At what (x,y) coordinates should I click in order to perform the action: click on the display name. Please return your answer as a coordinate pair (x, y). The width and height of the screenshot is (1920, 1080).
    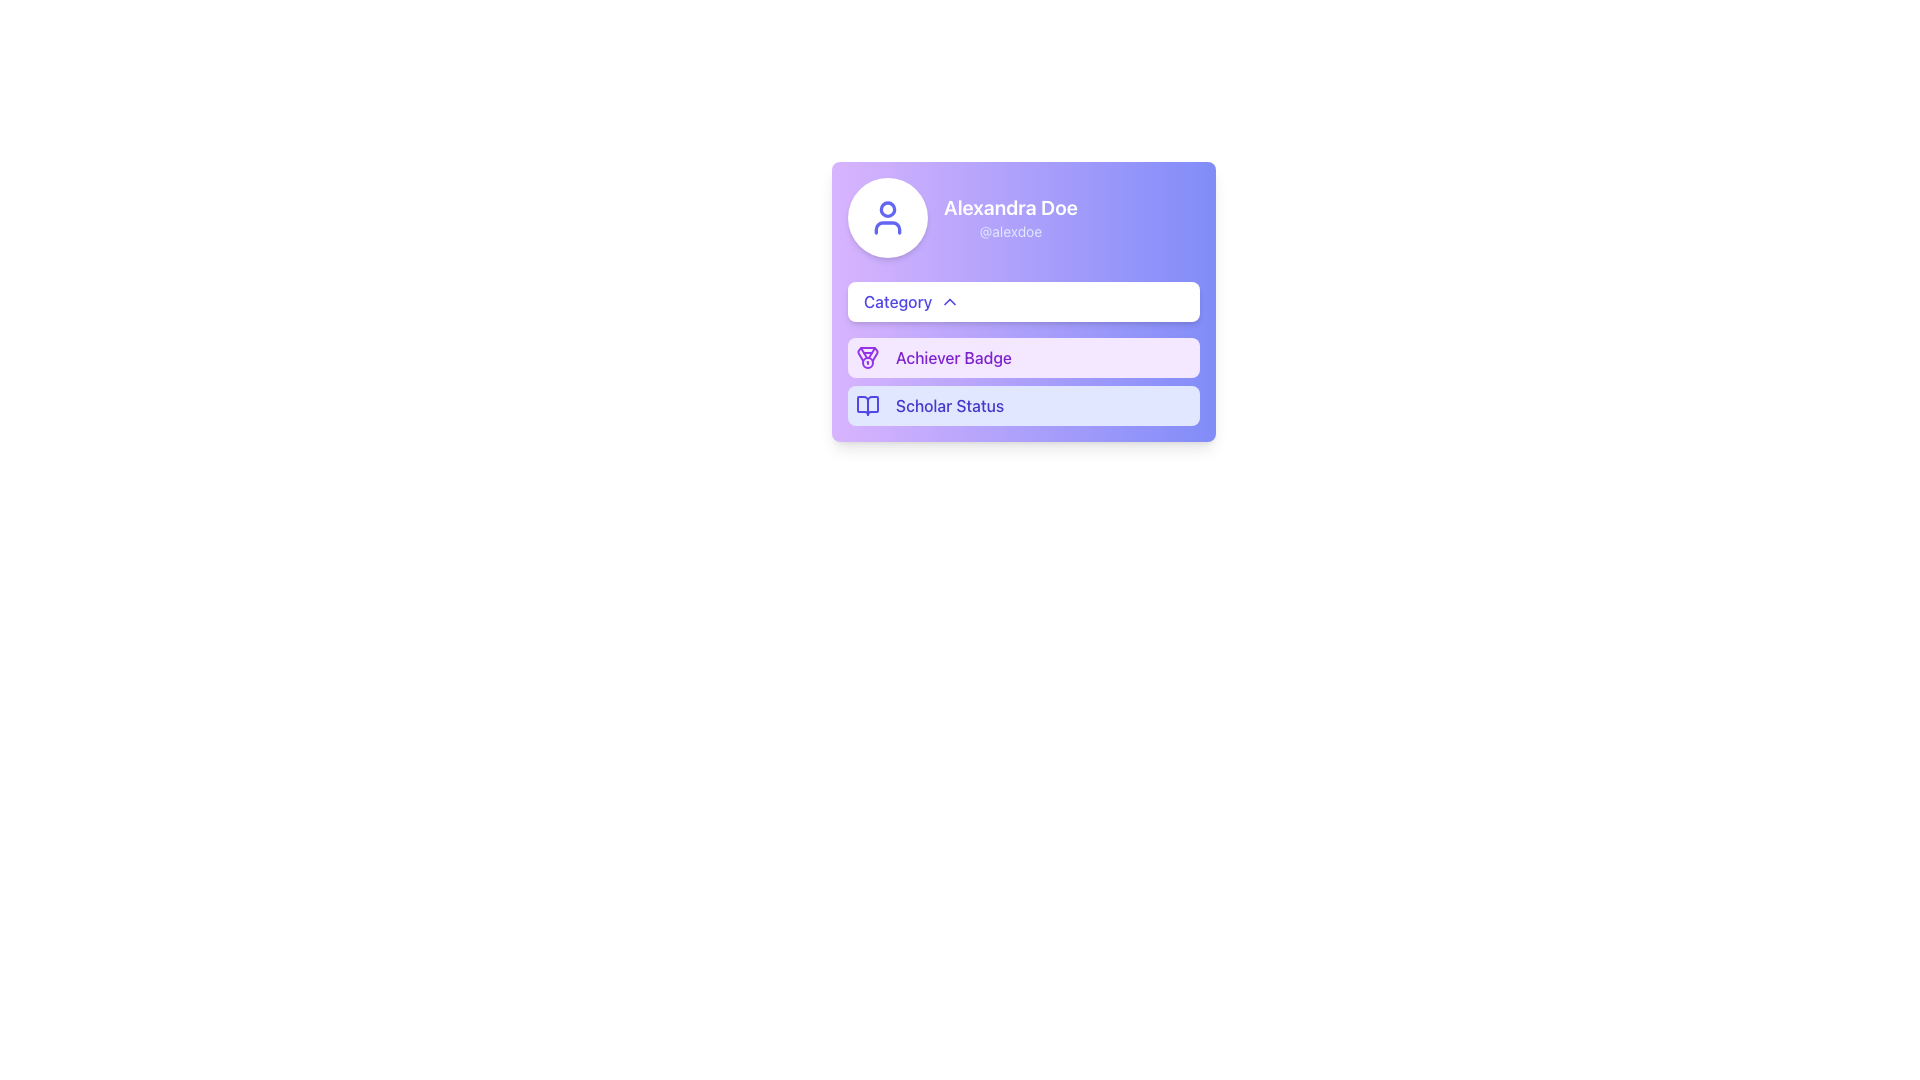
    Looking at the image, I should click on (1009, 218).